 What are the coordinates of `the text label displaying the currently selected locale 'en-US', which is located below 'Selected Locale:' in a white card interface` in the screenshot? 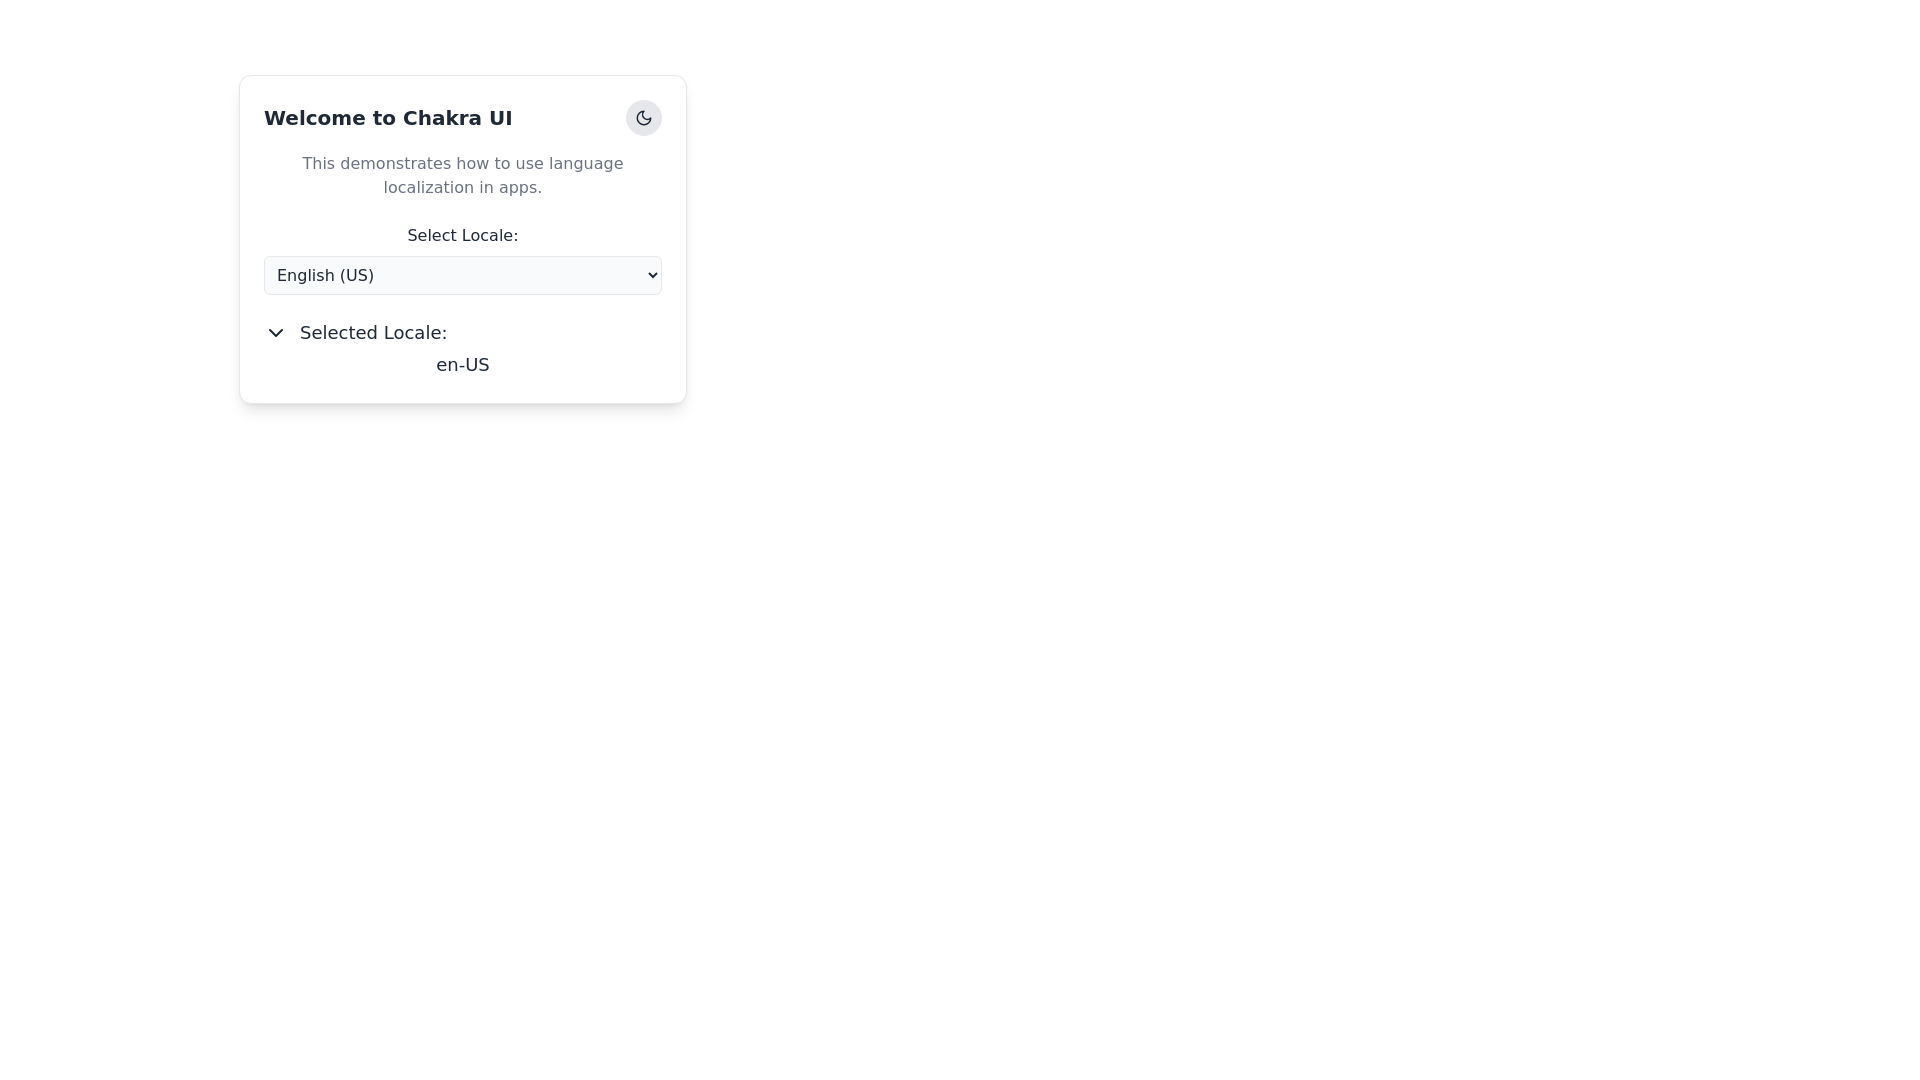 It's located at (461, 365).